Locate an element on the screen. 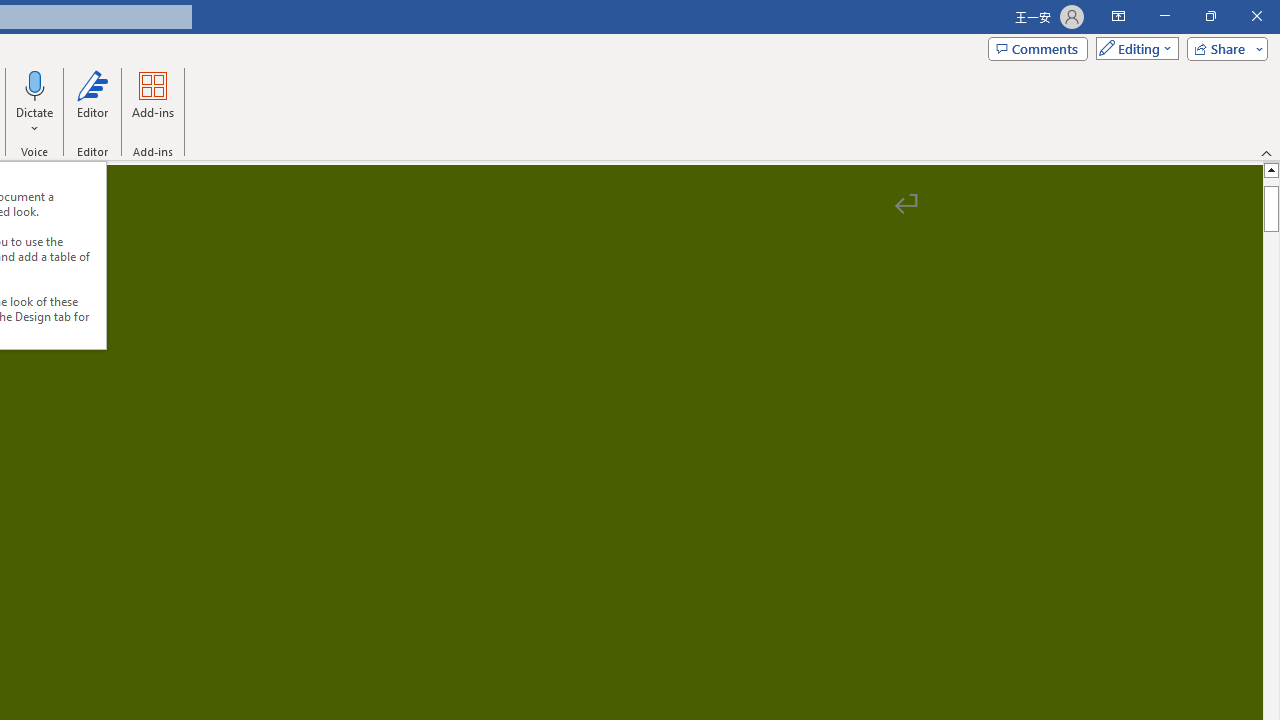 Image resolution: width=1280 pixels, height=720 pixels. 'Line up' is located at coordinates (1270, 168).